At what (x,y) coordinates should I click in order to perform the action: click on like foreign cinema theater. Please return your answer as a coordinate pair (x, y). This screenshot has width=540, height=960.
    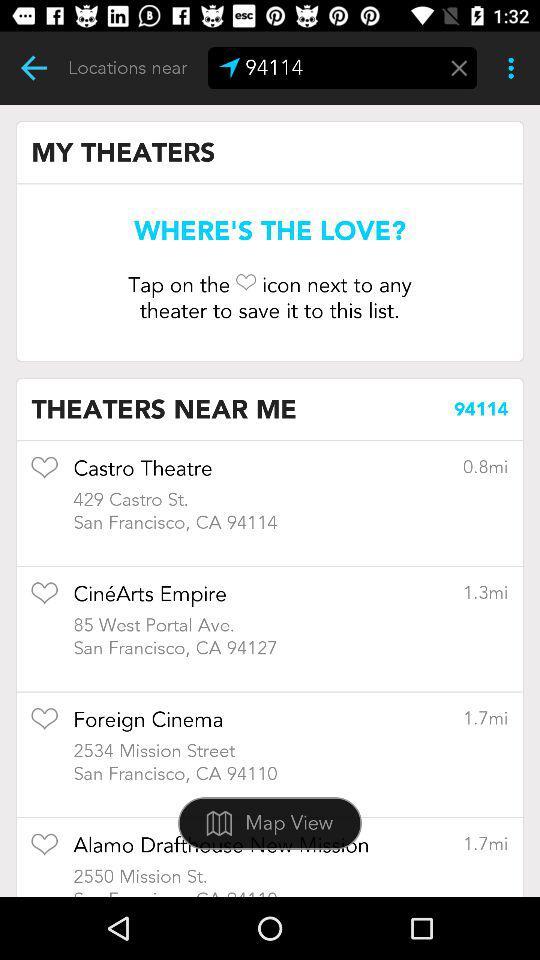
    Looking at the image, I should click on (44, 724).